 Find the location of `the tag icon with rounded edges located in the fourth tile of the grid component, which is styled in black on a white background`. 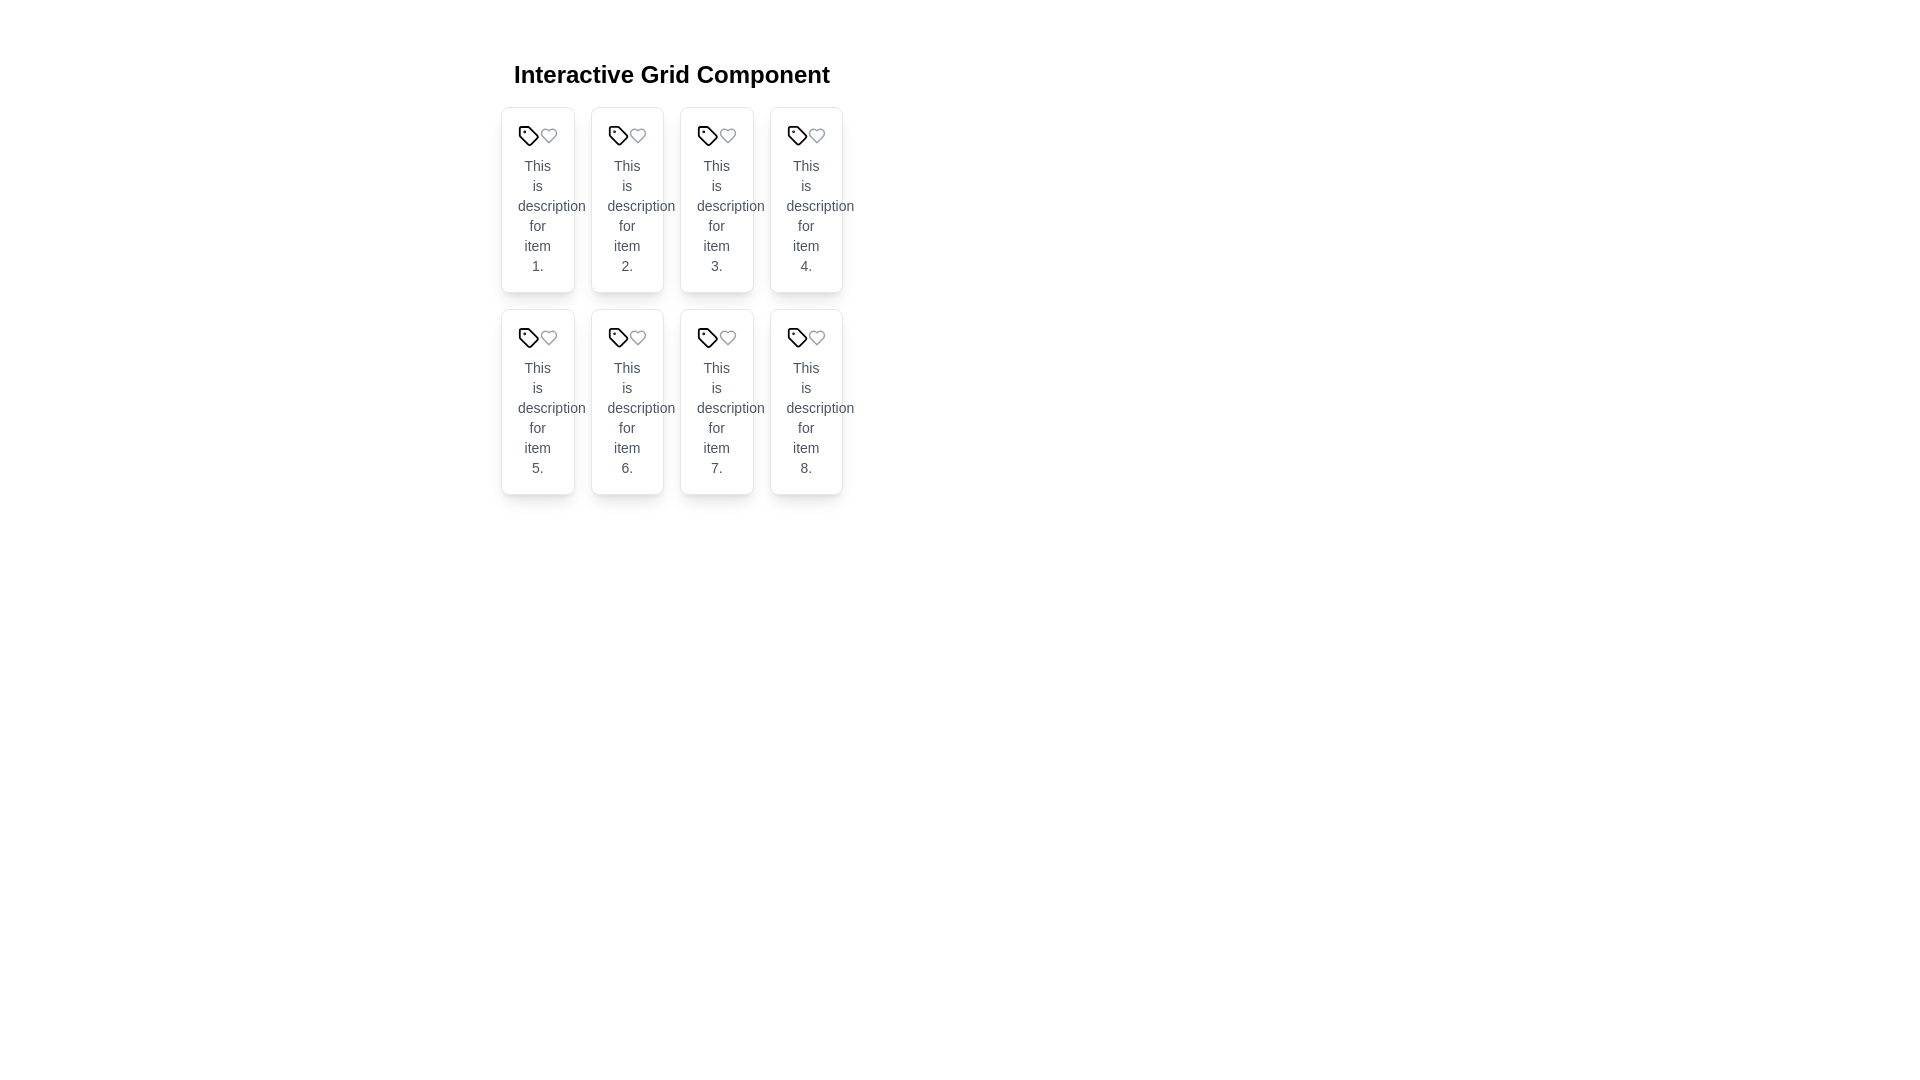

the tag icon with rounded edges located in the fourth tile of the grid component, which is styled in black on a white background is located at coordinates (795, 135).